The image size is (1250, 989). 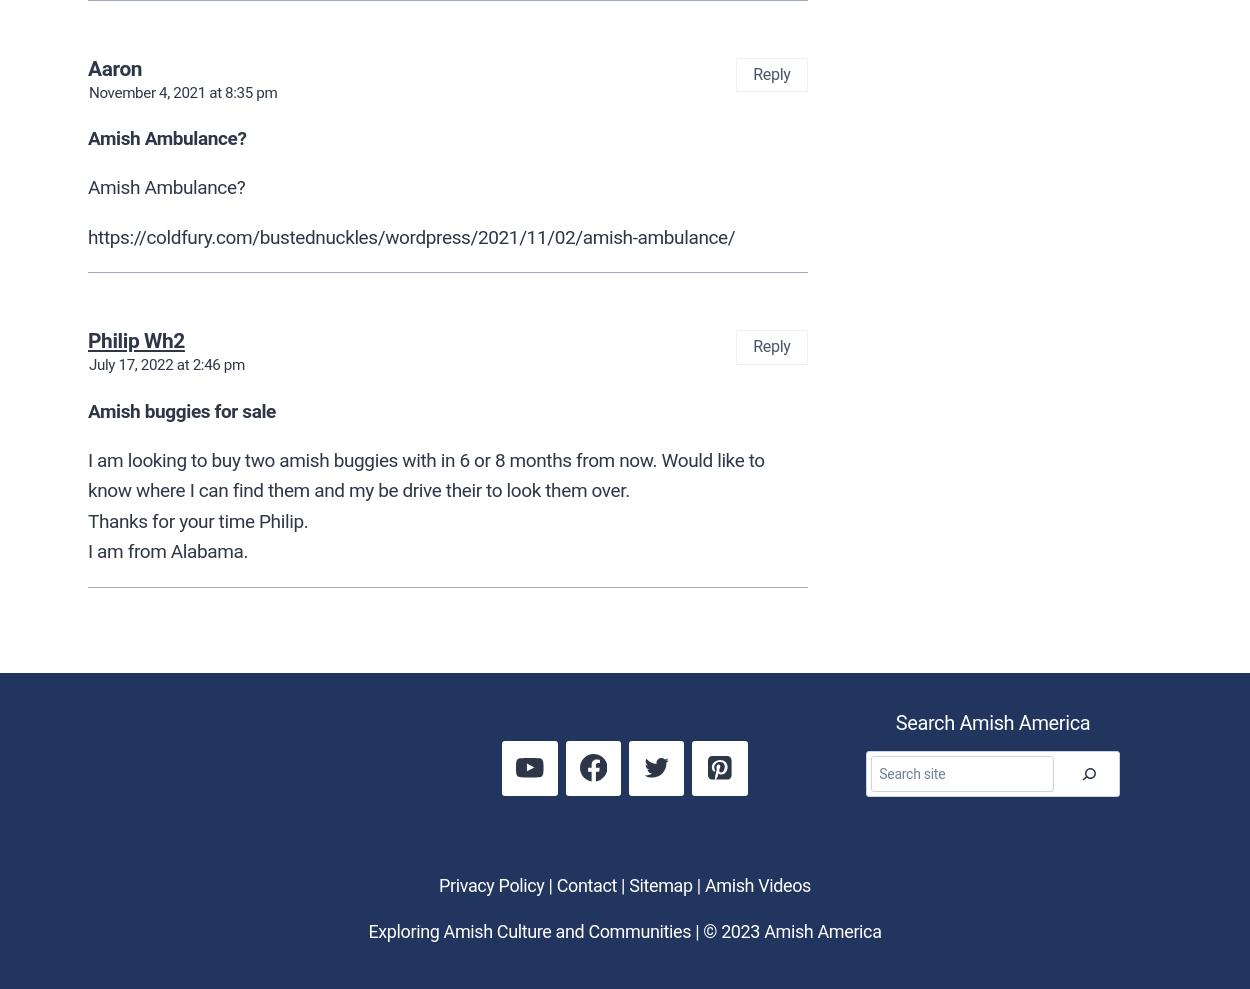 I want to click on 'Sitemap', so click(x=660, y=883).